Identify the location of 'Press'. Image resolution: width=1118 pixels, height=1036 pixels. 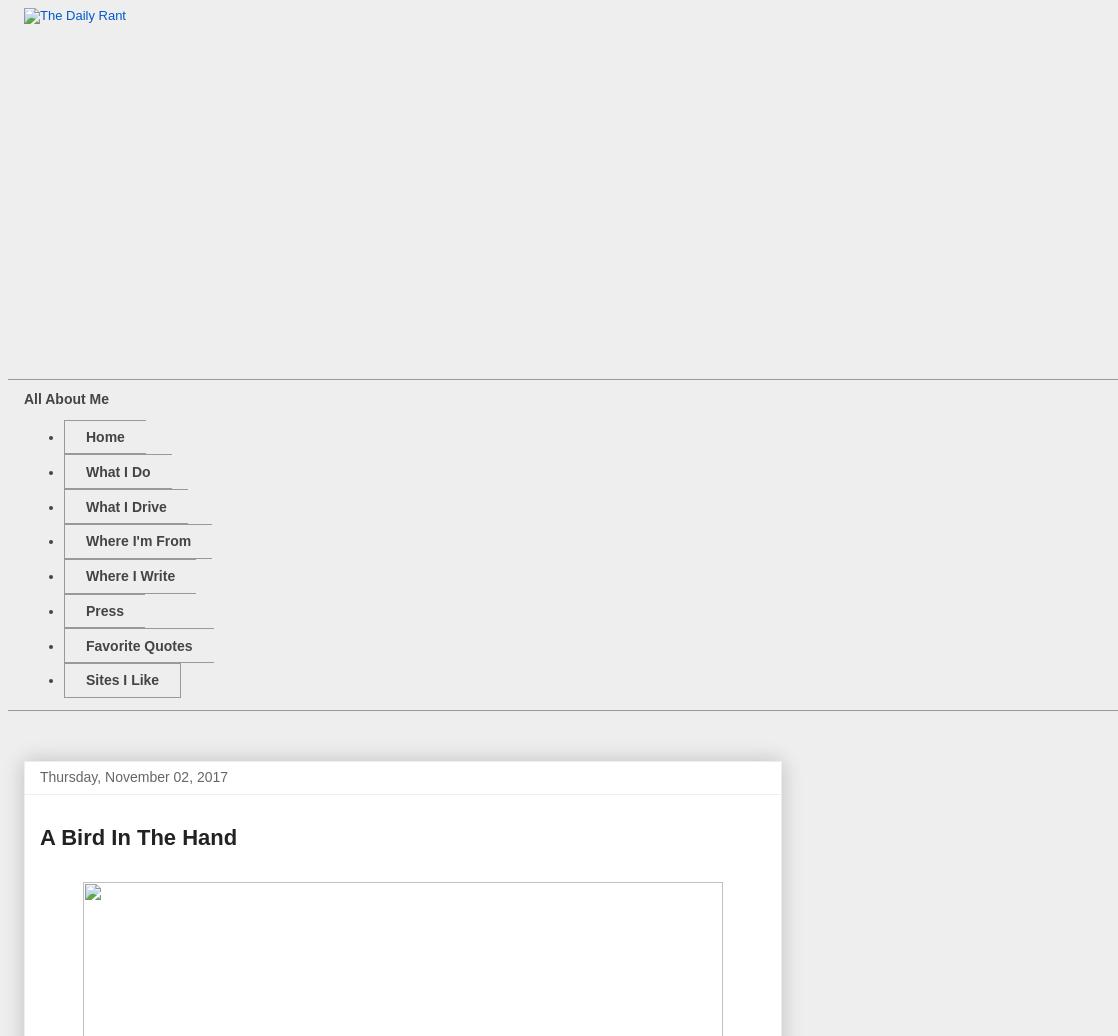
(104, 609).